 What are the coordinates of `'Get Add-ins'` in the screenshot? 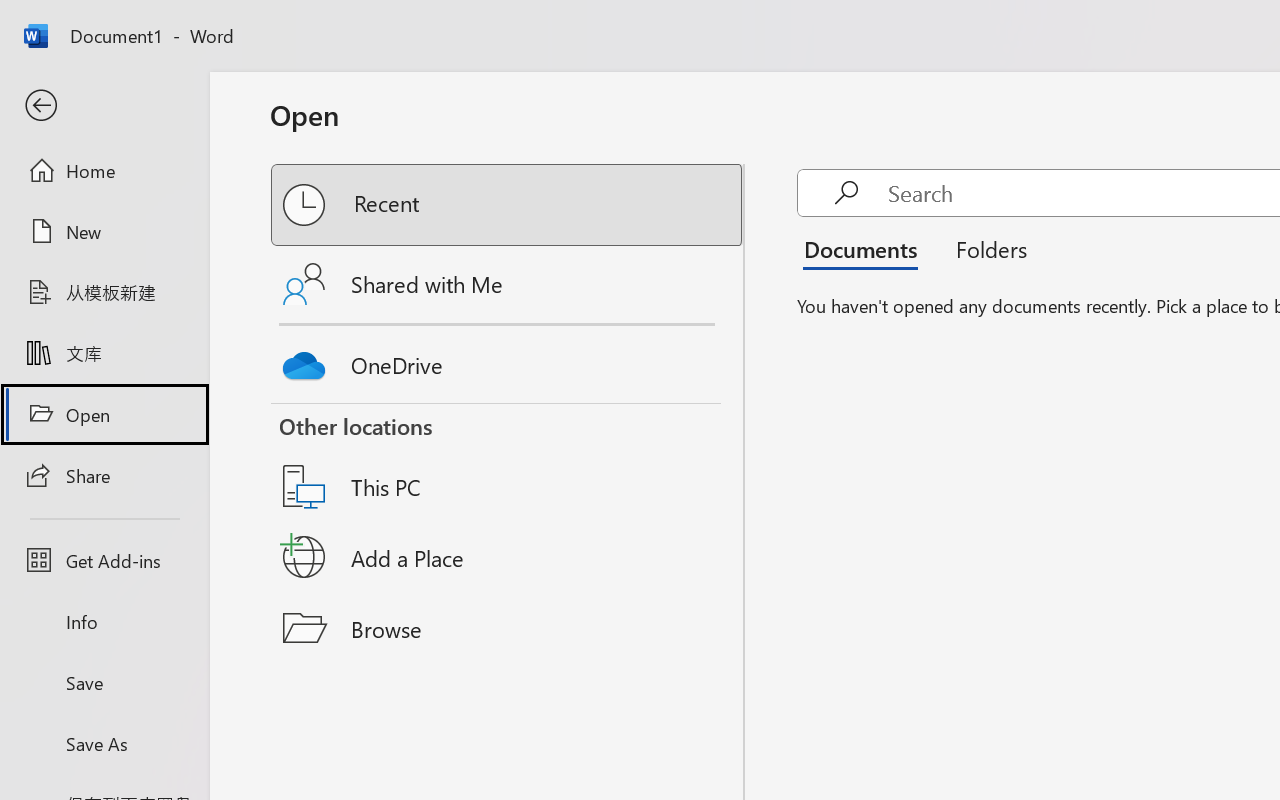 It's located at (103, 560).